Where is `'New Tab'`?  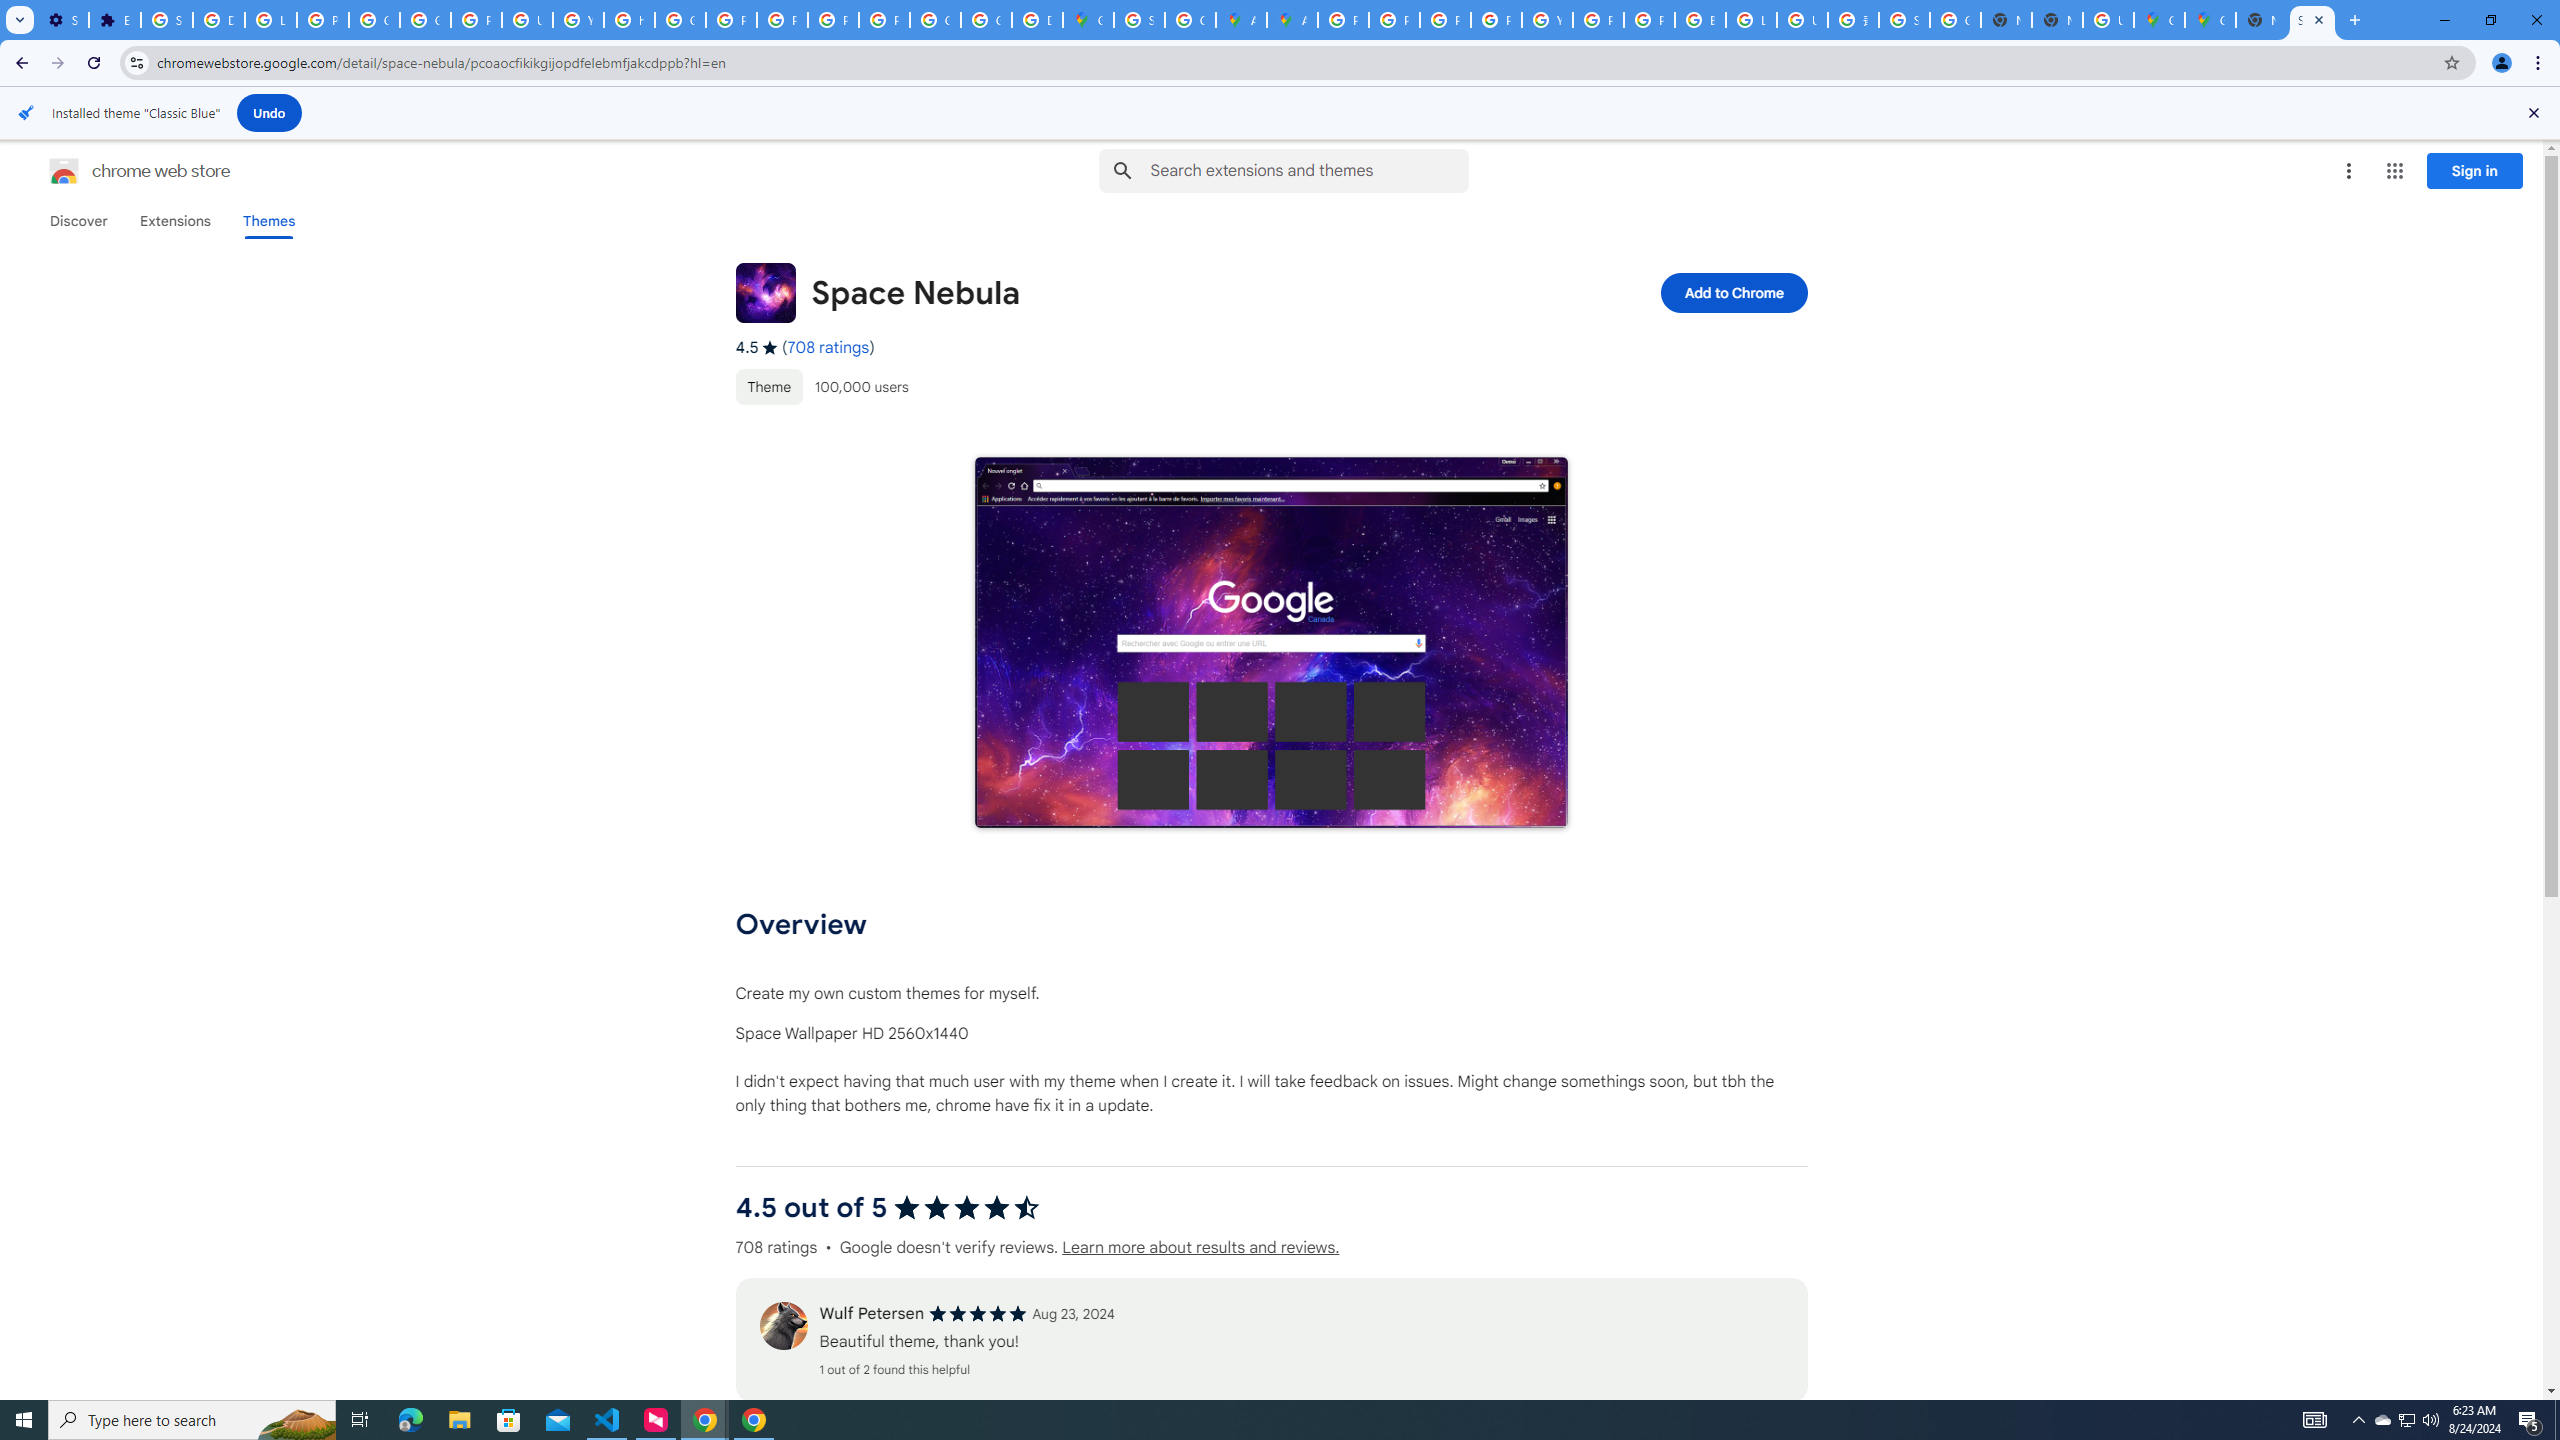
'New Tab' is located at coordinates (2261, 19).